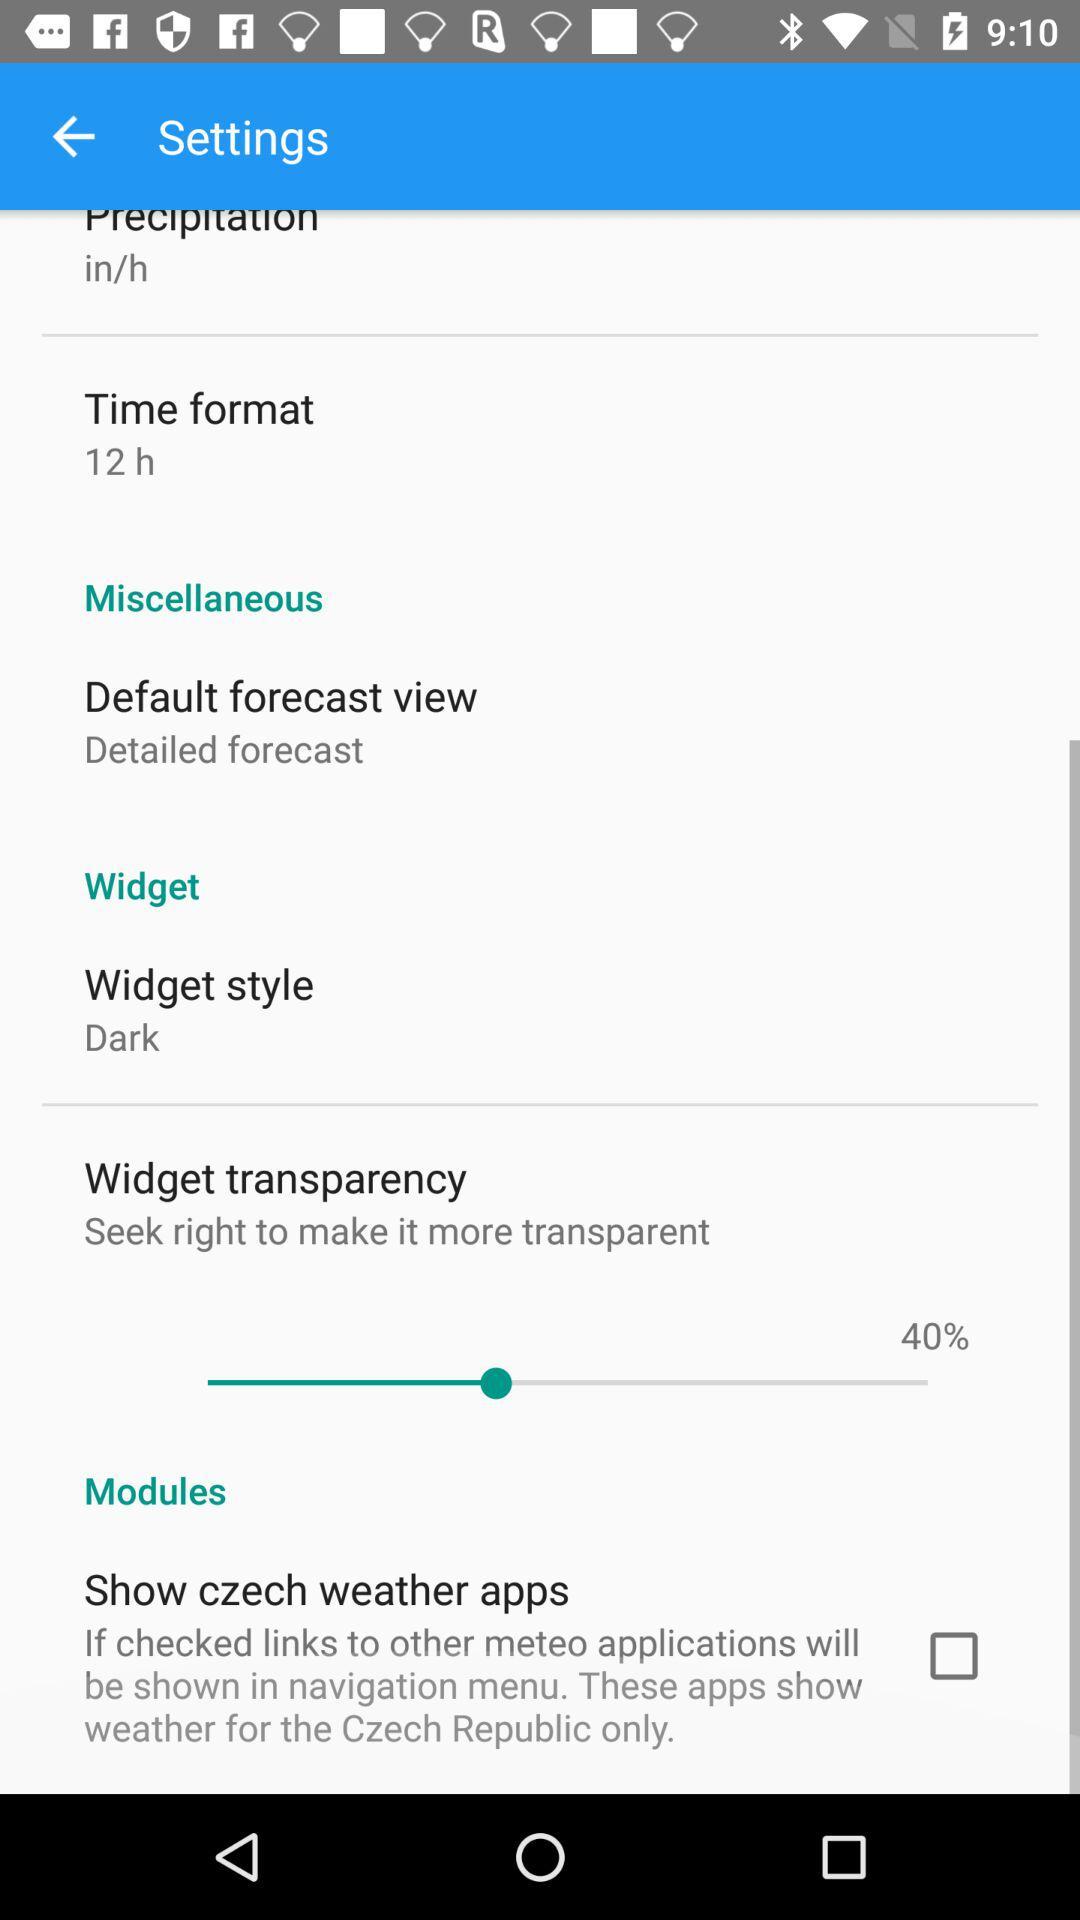  Describe the element at coordinates (540, 575) in the screenshot. I see `the miscellaneous` at that location.